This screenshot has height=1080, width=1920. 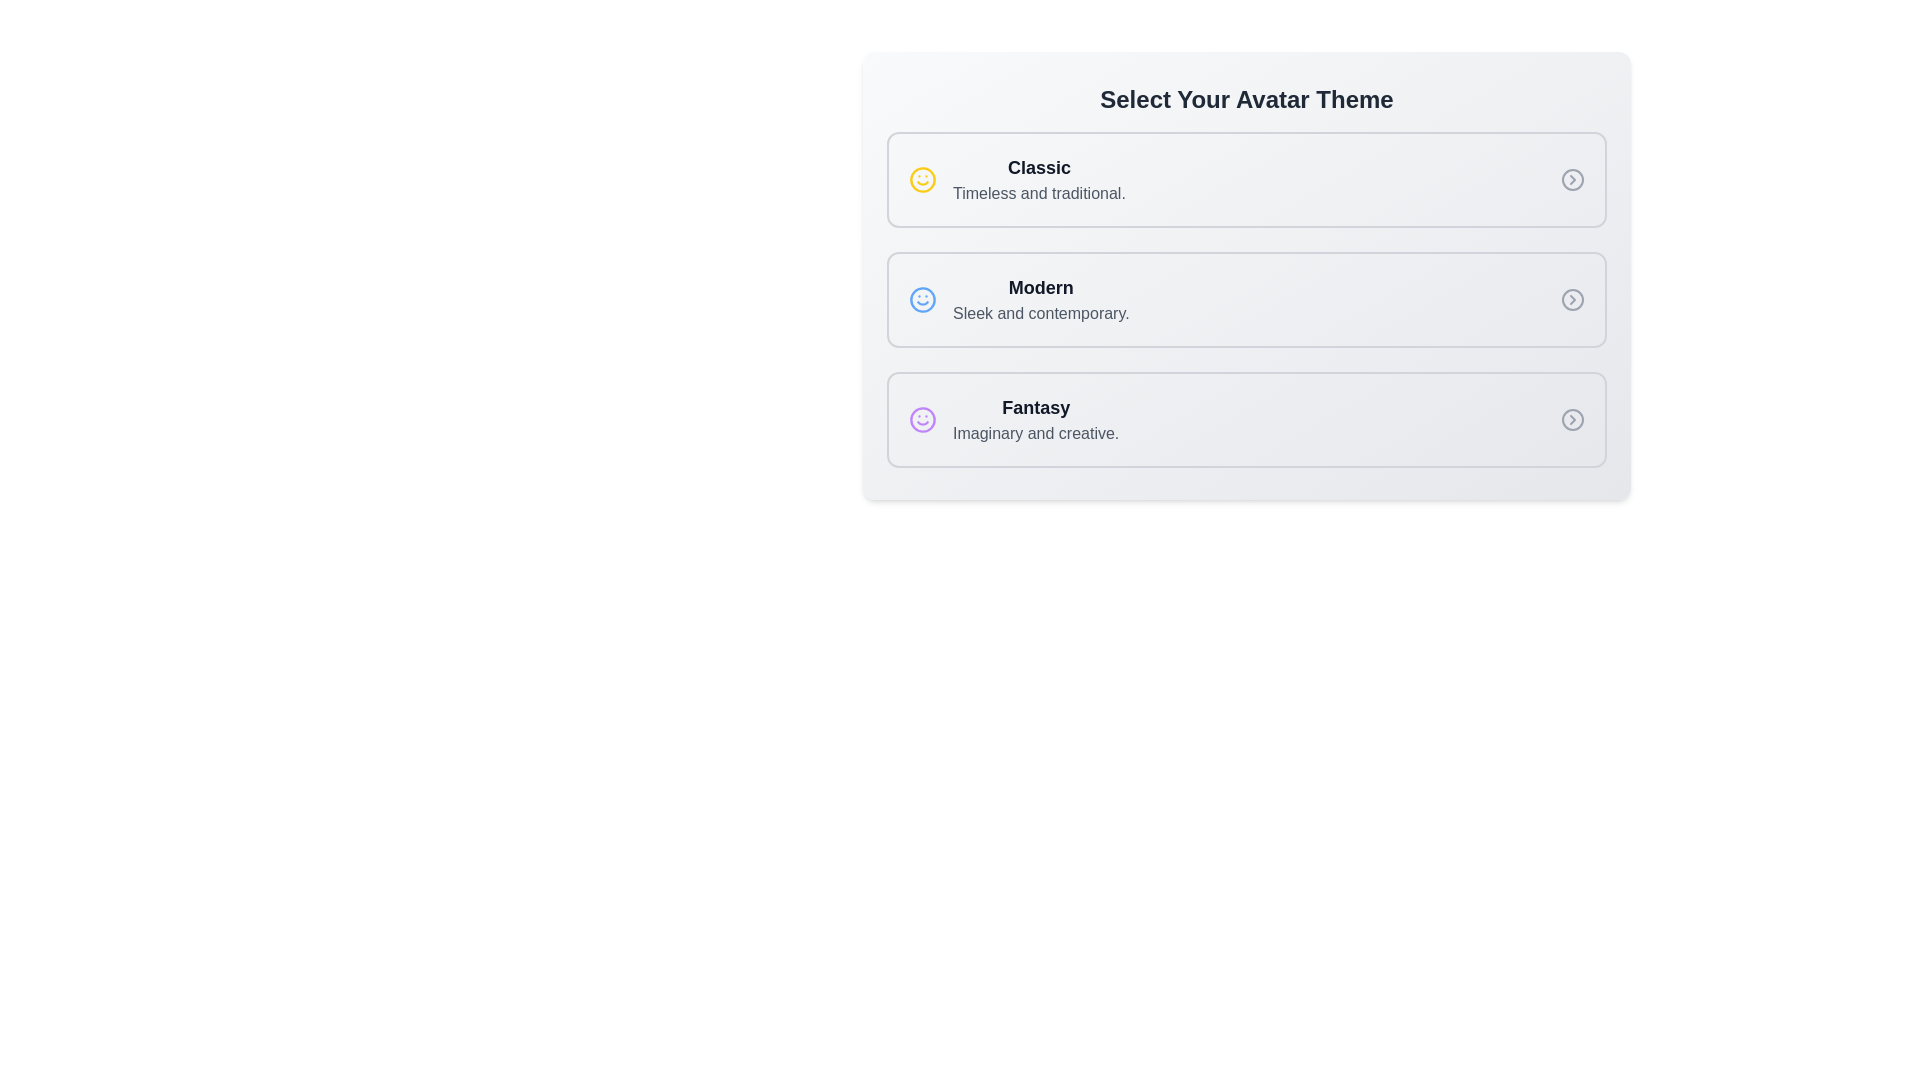 I want to click on the icon located to the far right of the 'Fantasy' choice option, so click(x=1572, y=419).